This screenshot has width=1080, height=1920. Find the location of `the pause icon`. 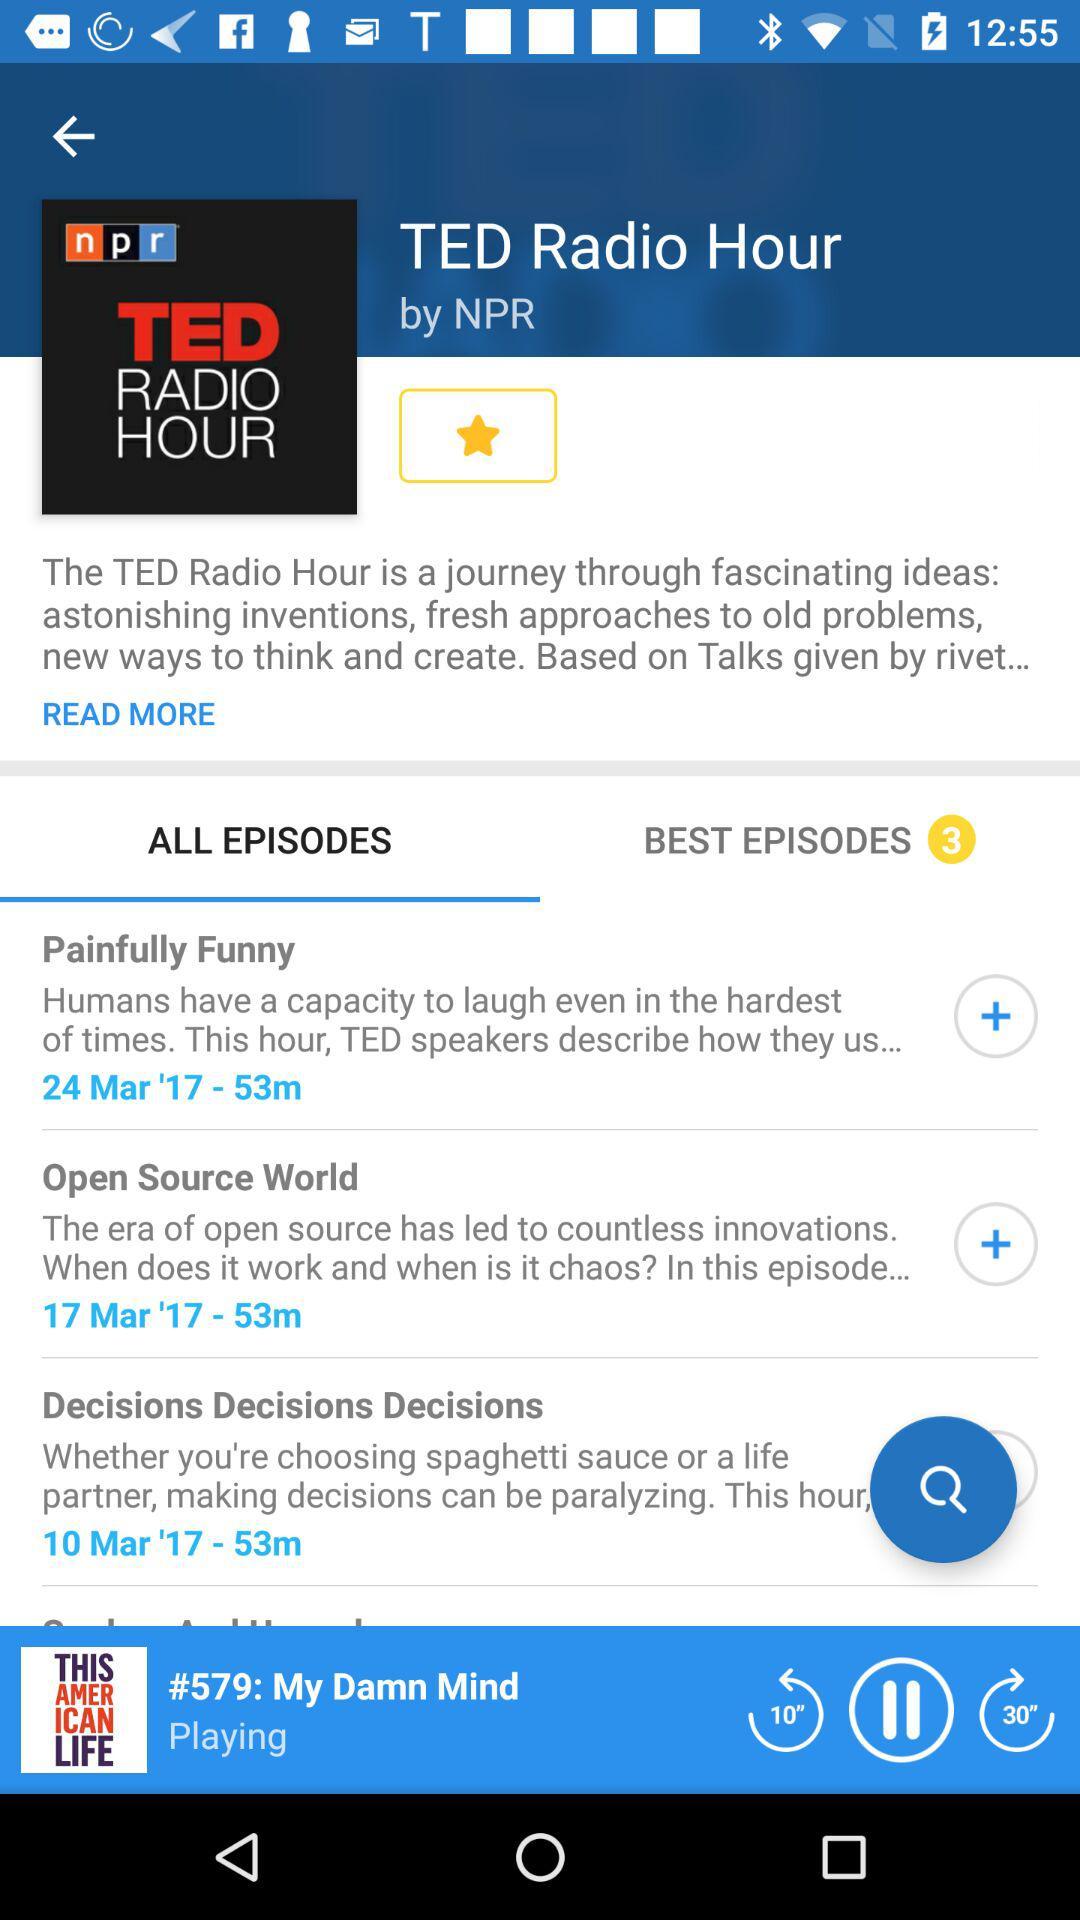

the pause icon is located at coordinates (901, 1708).